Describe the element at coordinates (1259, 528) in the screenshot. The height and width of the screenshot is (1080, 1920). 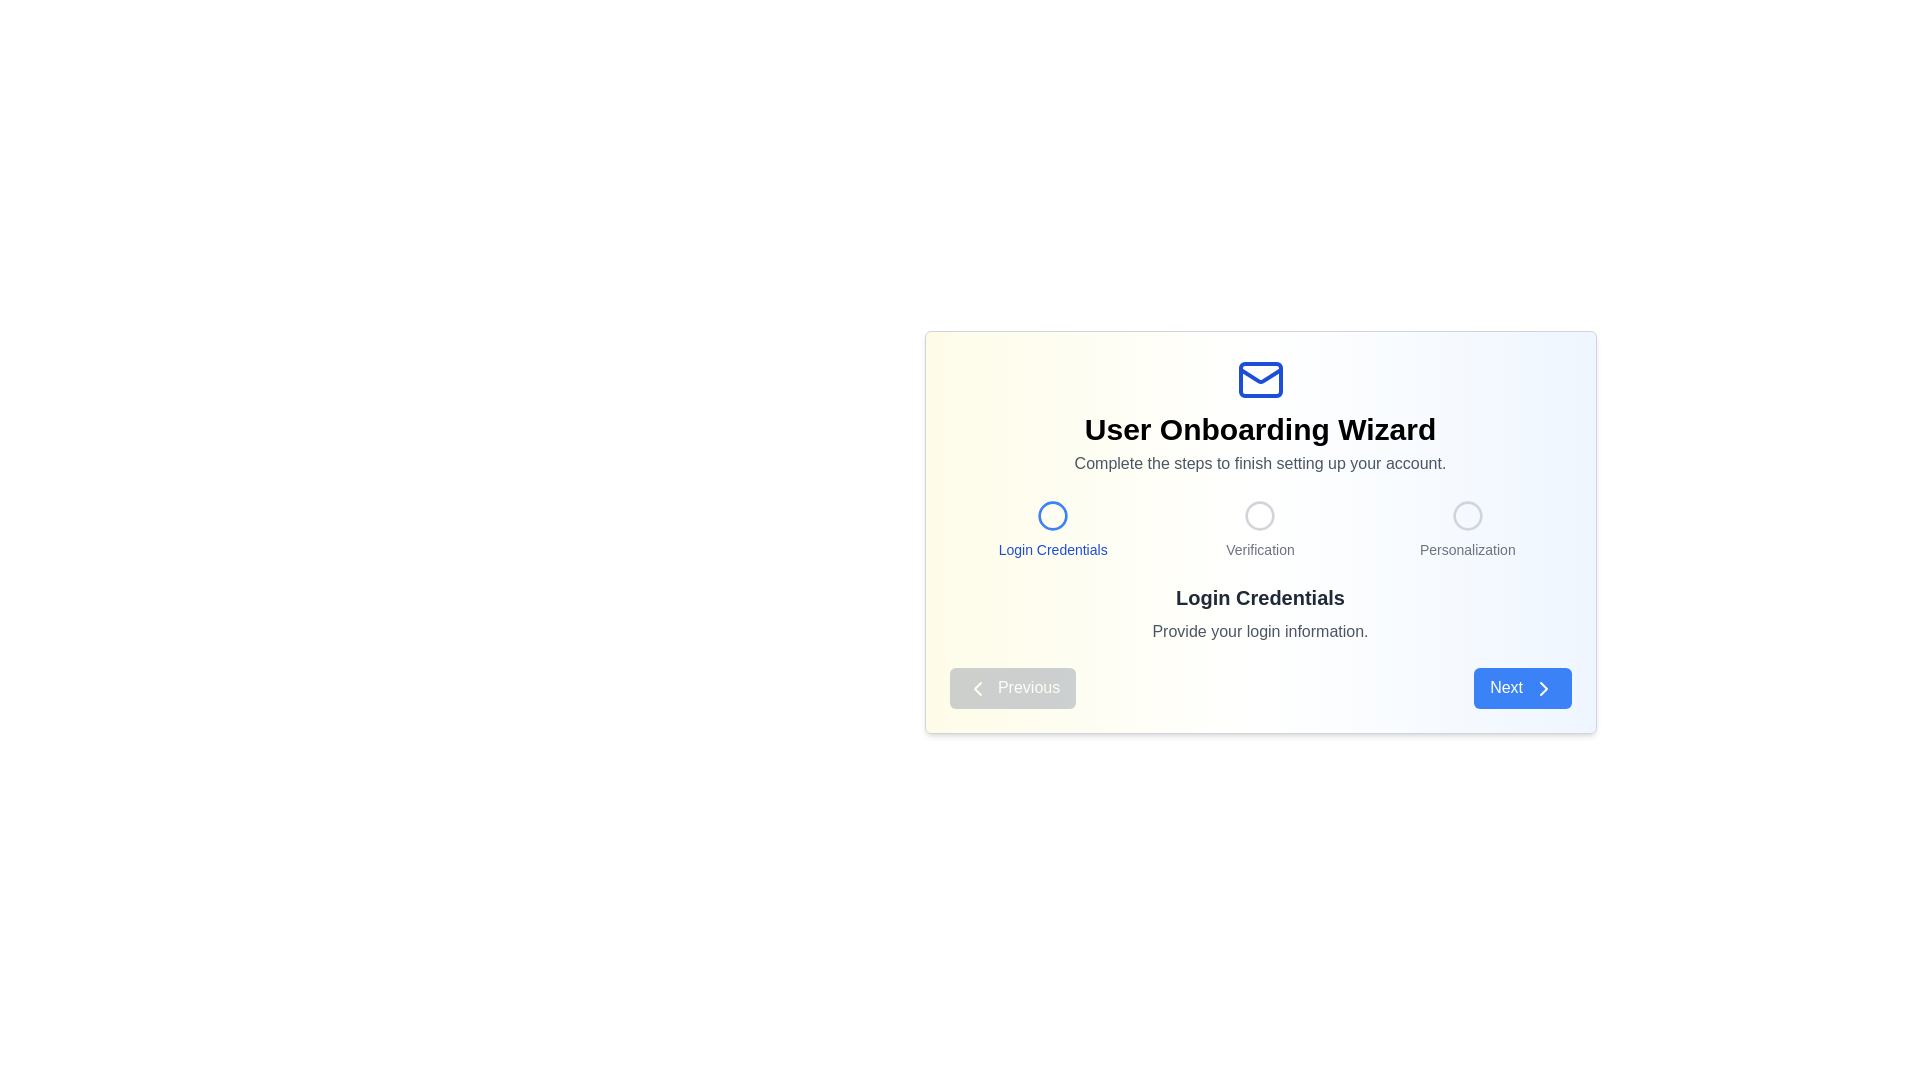
I see `the second stage of the progress tracker, which indicates the 'Verification' stage in a multi-step process` at that location.